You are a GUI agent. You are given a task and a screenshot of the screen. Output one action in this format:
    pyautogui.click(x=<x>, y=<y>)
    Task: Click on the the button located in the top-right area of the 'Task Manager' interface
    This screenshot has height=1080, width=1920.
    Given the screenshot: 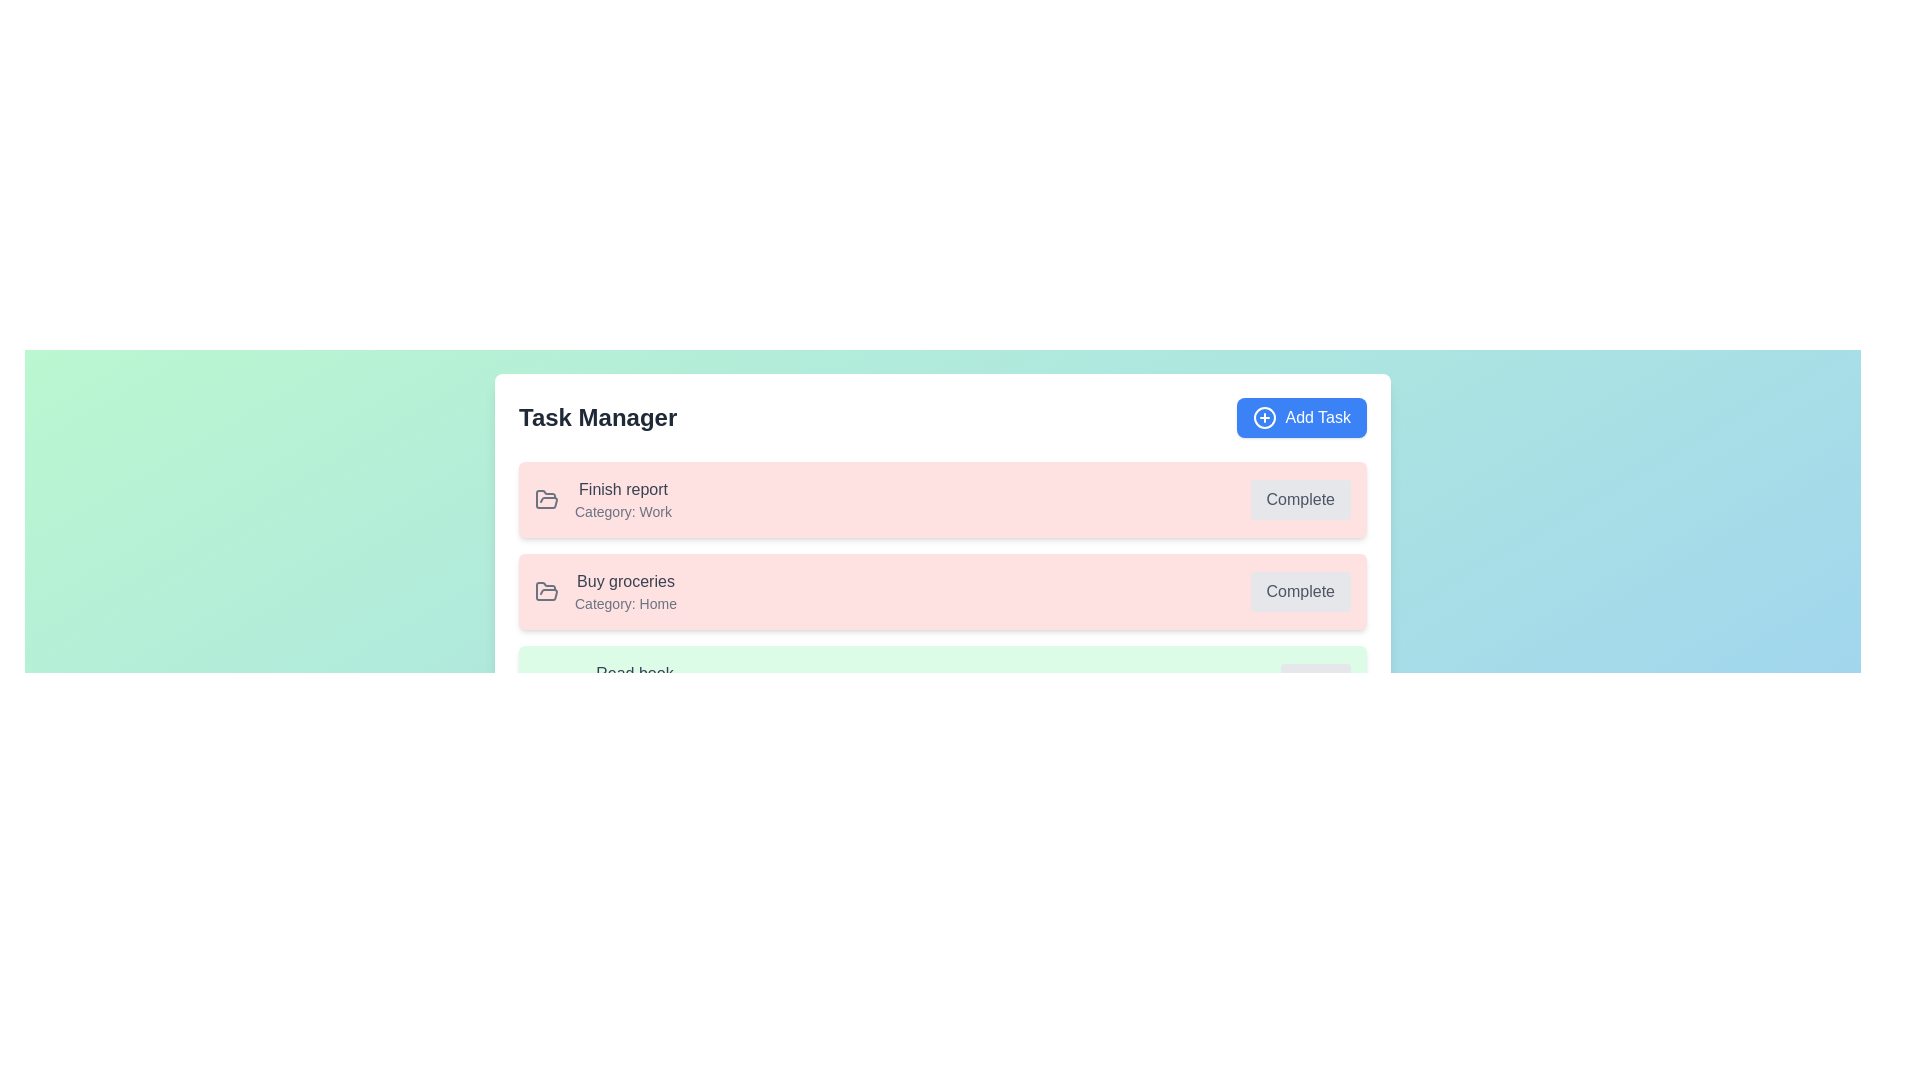 What is the action you would take?
    pyautogui.click(x=1302, y=416)
    